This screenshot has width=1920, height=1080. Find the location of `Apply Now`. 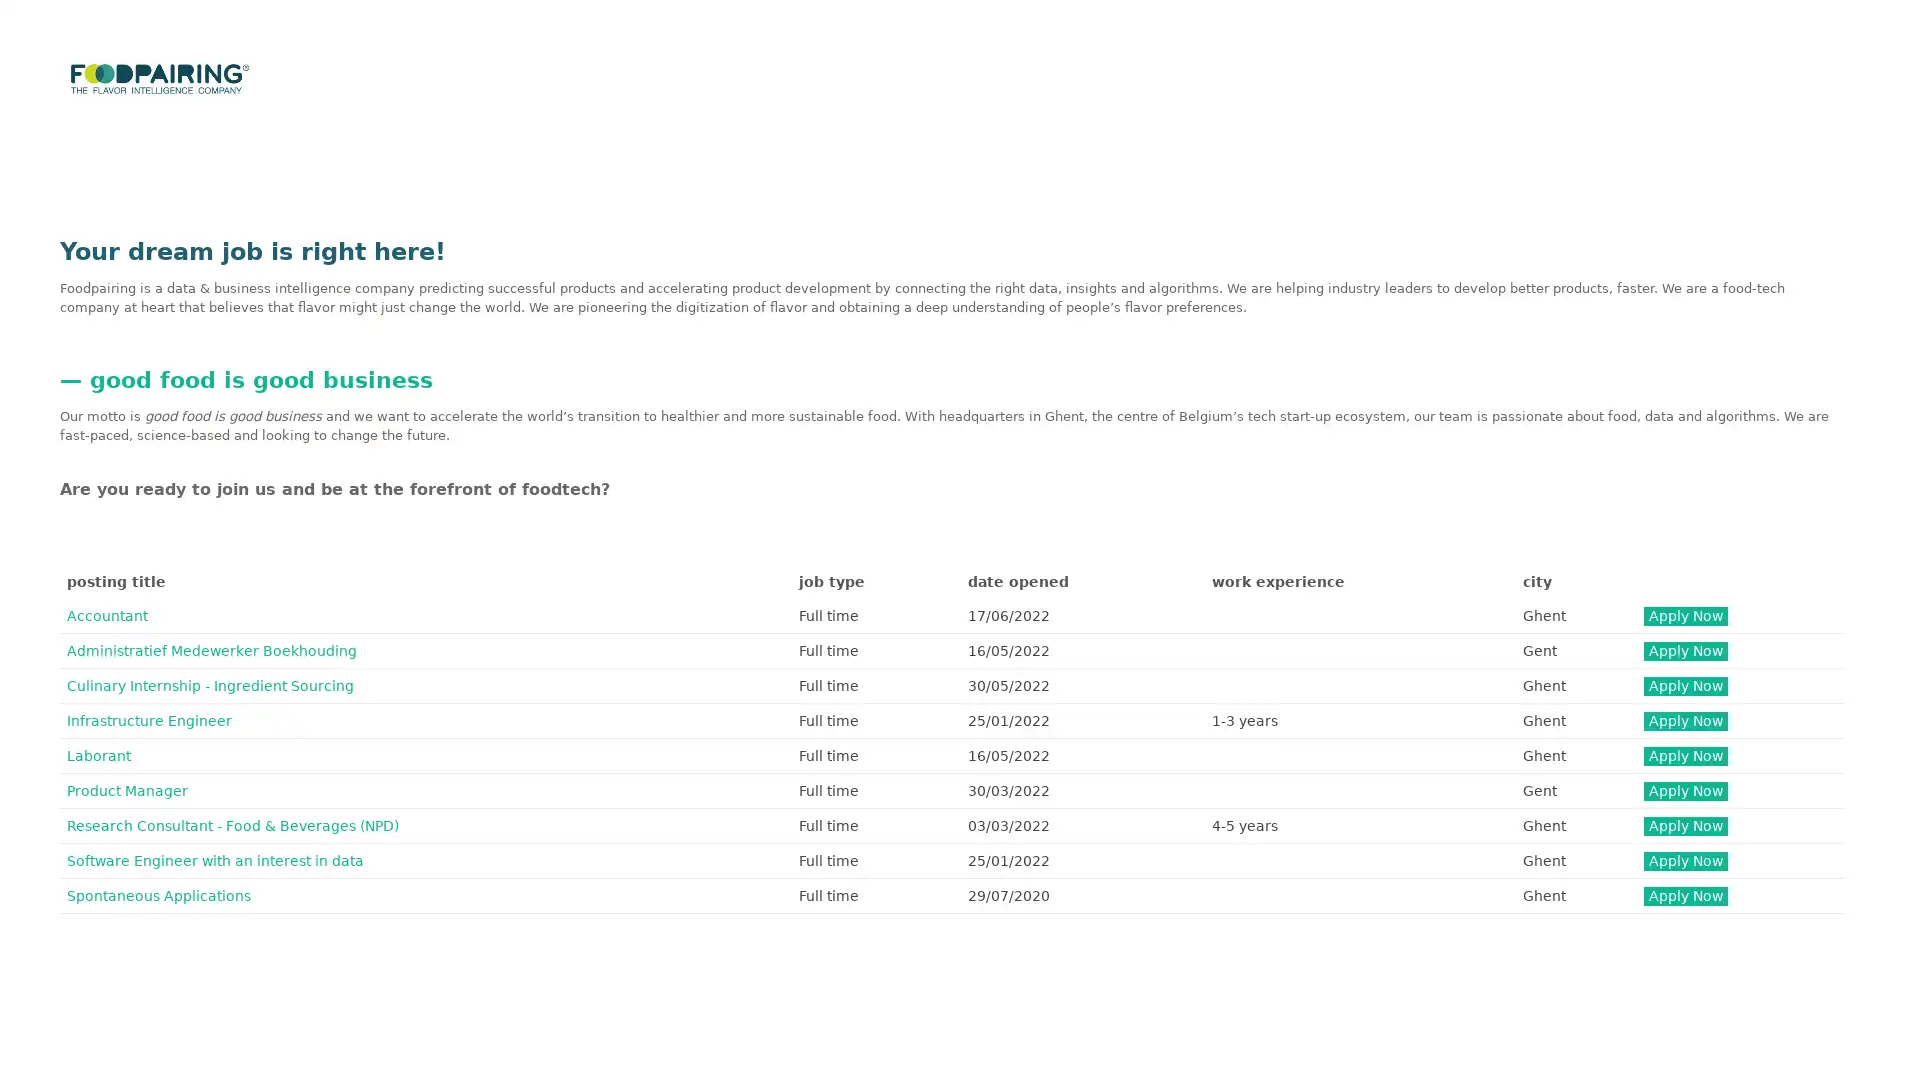

Apply Now is located at coordinates (1683, 684).